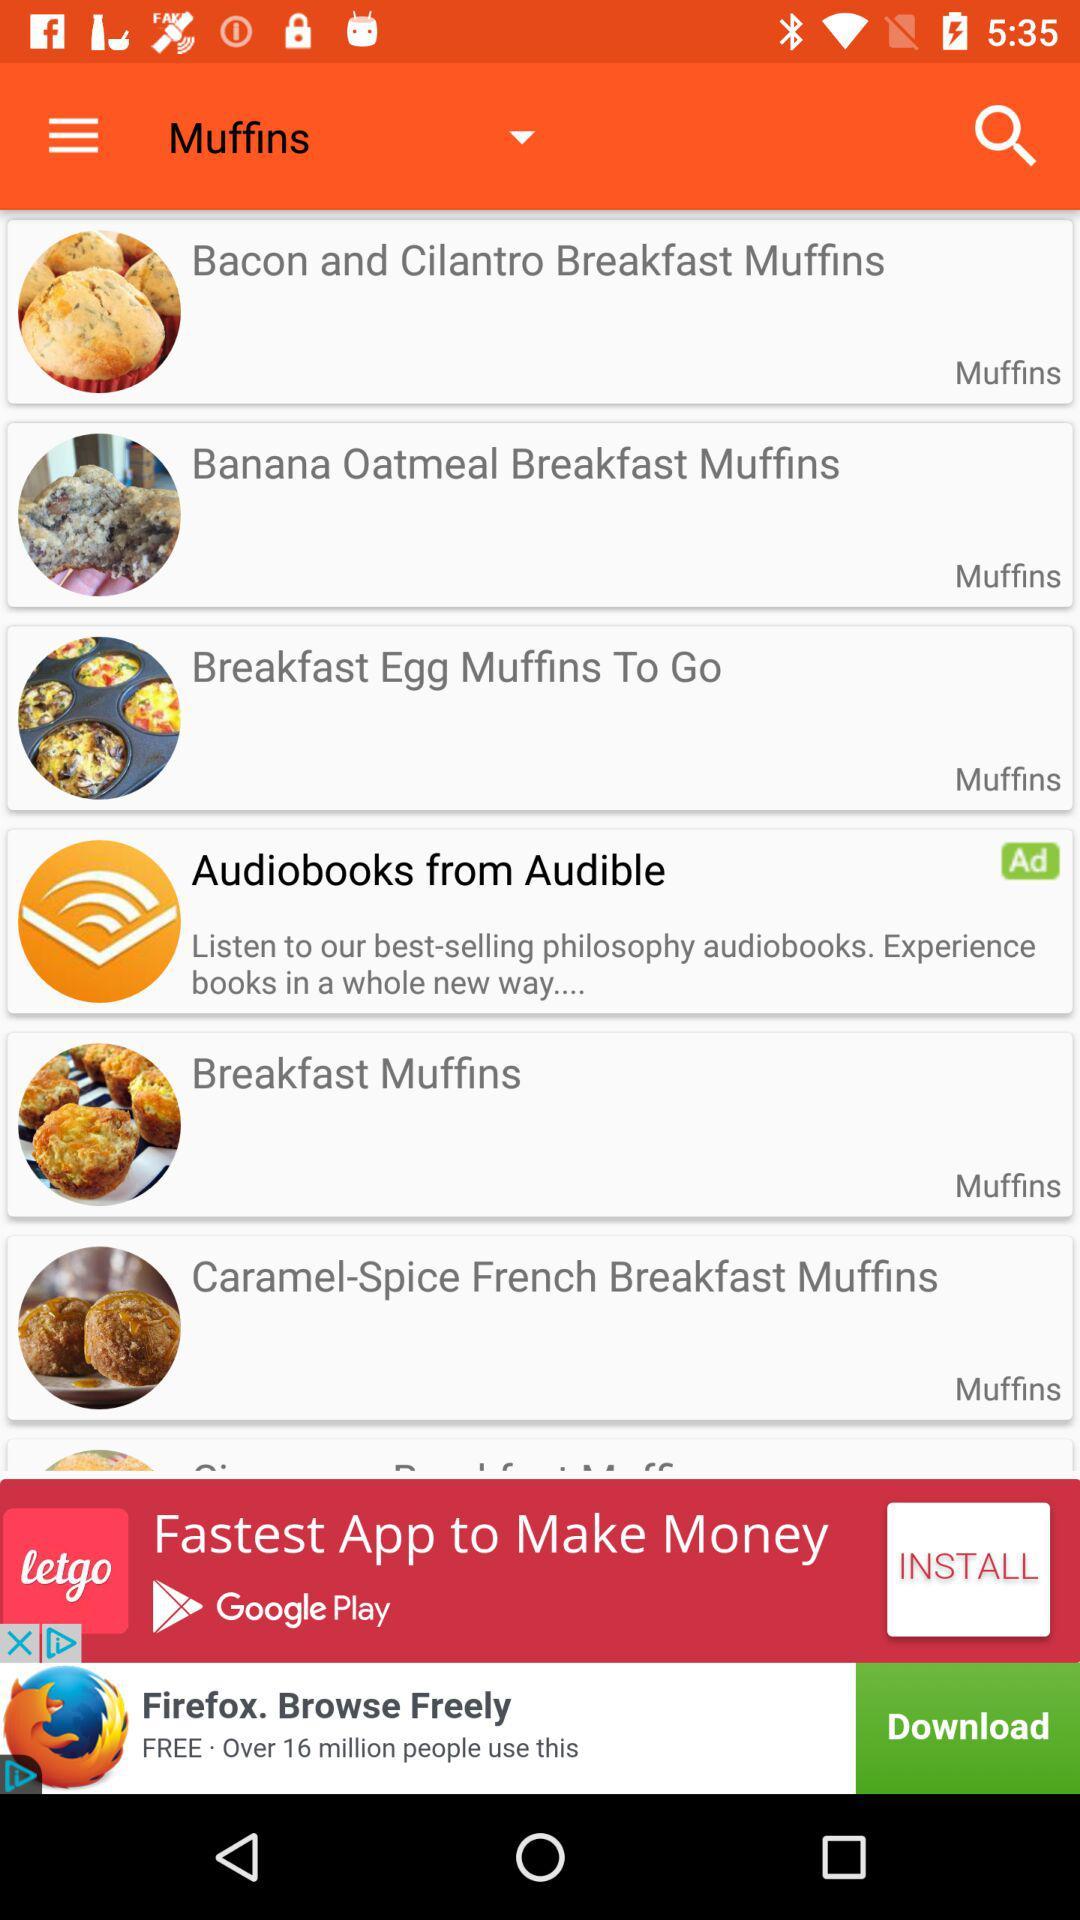 The height and width of the screenshot is (1920, 1080). Describe the element at coordinates (540, 1727) in the screenshot. I see `lower advertisement bar` at that location.